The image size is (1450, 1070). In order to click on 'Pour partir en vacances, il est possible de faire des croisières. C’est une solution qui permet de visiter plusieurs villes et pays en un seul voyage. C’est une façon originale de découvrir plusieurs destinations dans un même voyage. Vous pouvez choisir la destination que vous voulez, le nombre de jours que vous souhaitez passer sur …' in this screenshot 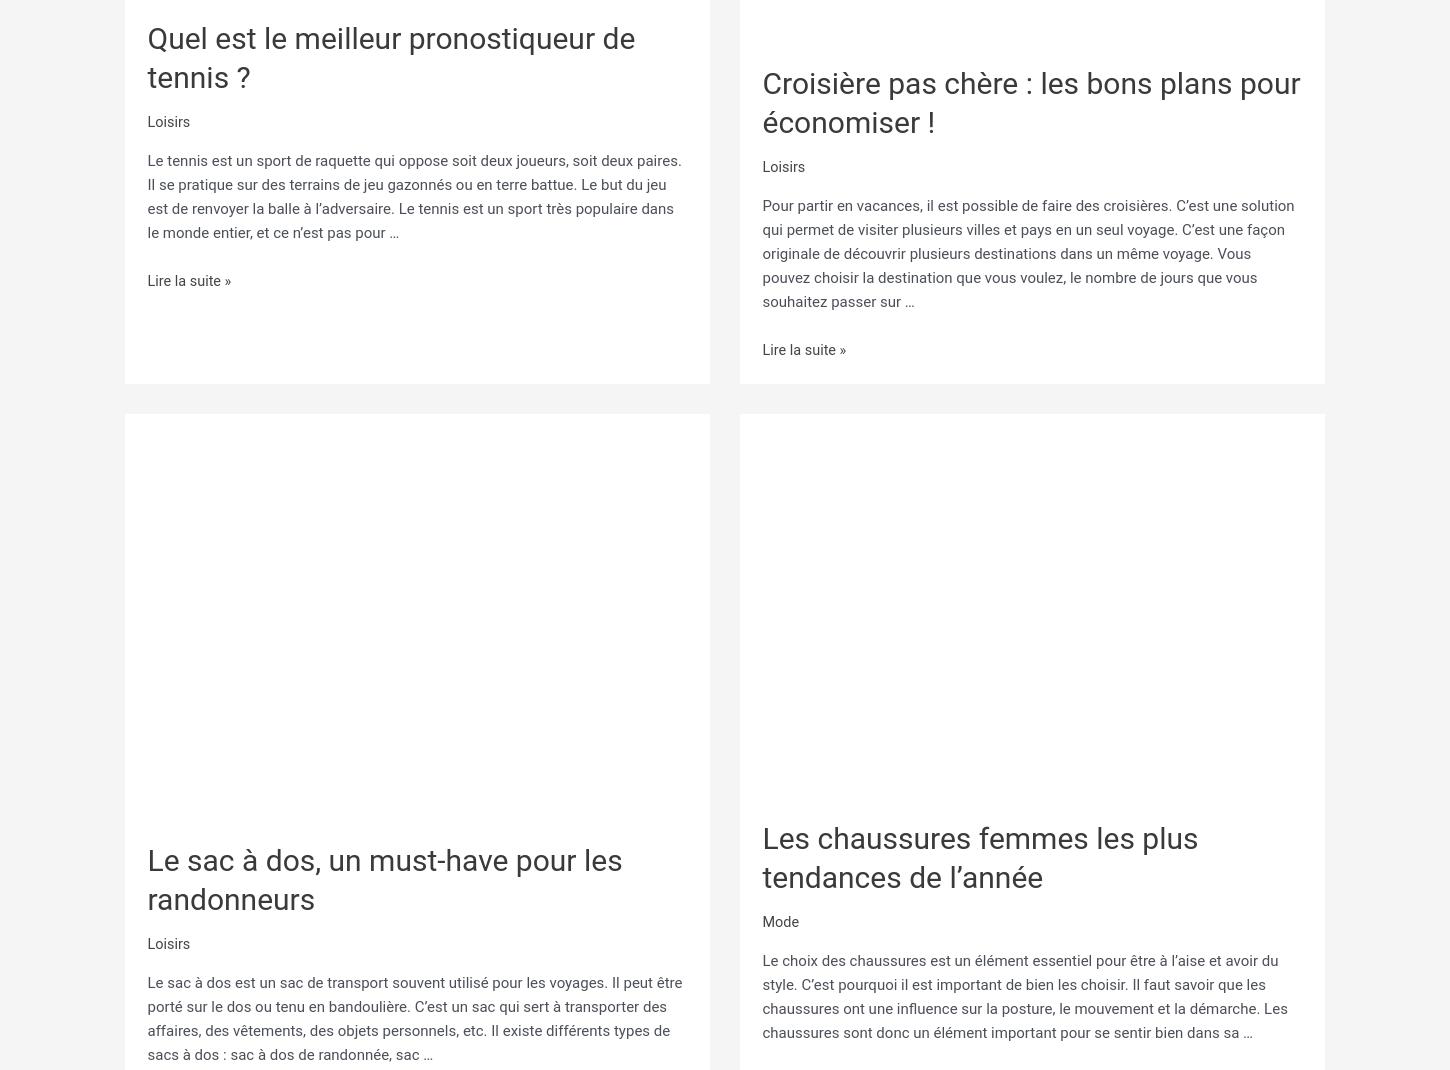, I will do `click(1028, 248)`.